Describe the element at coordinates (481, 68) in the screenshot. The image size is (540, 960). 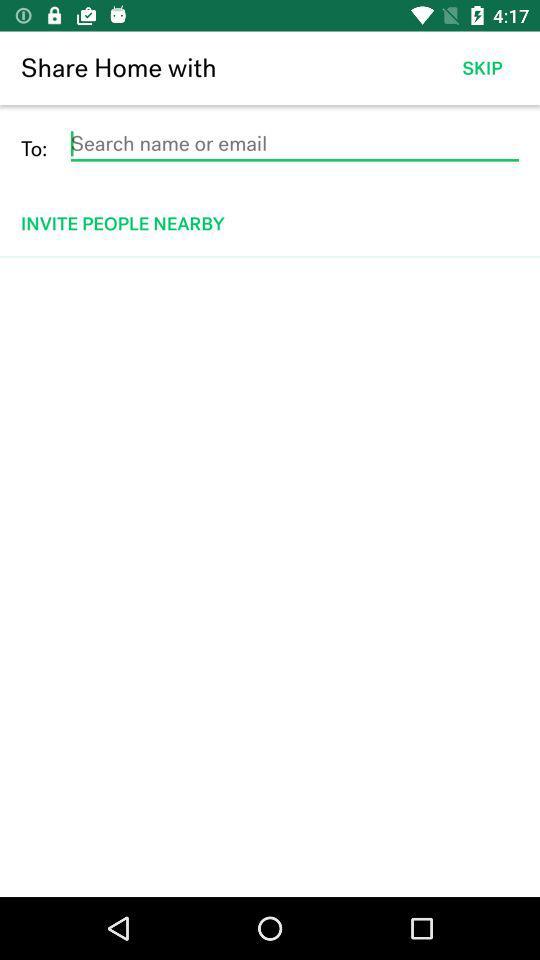
I see `skip icon` at that location.